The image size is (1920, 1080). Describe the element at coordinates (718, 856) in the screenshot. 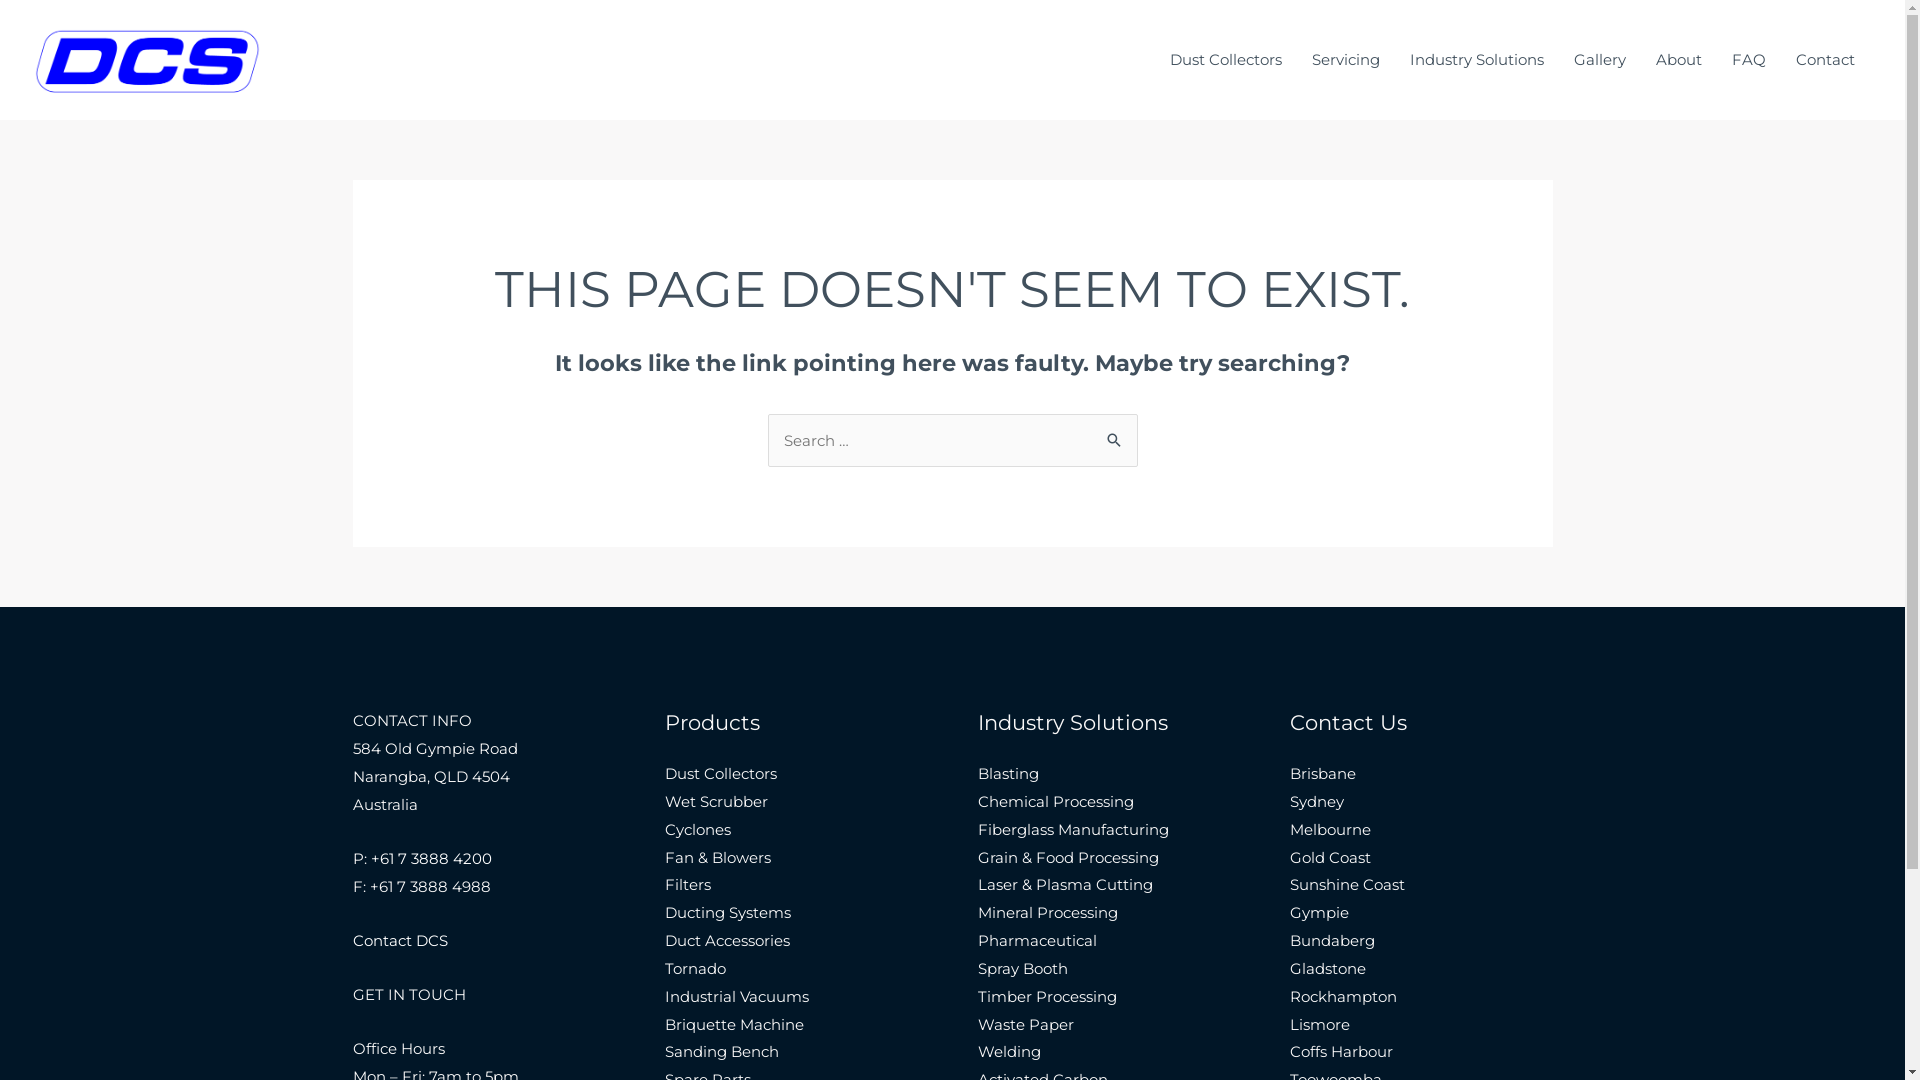

I see `'Fan & Blowers'` at that location.